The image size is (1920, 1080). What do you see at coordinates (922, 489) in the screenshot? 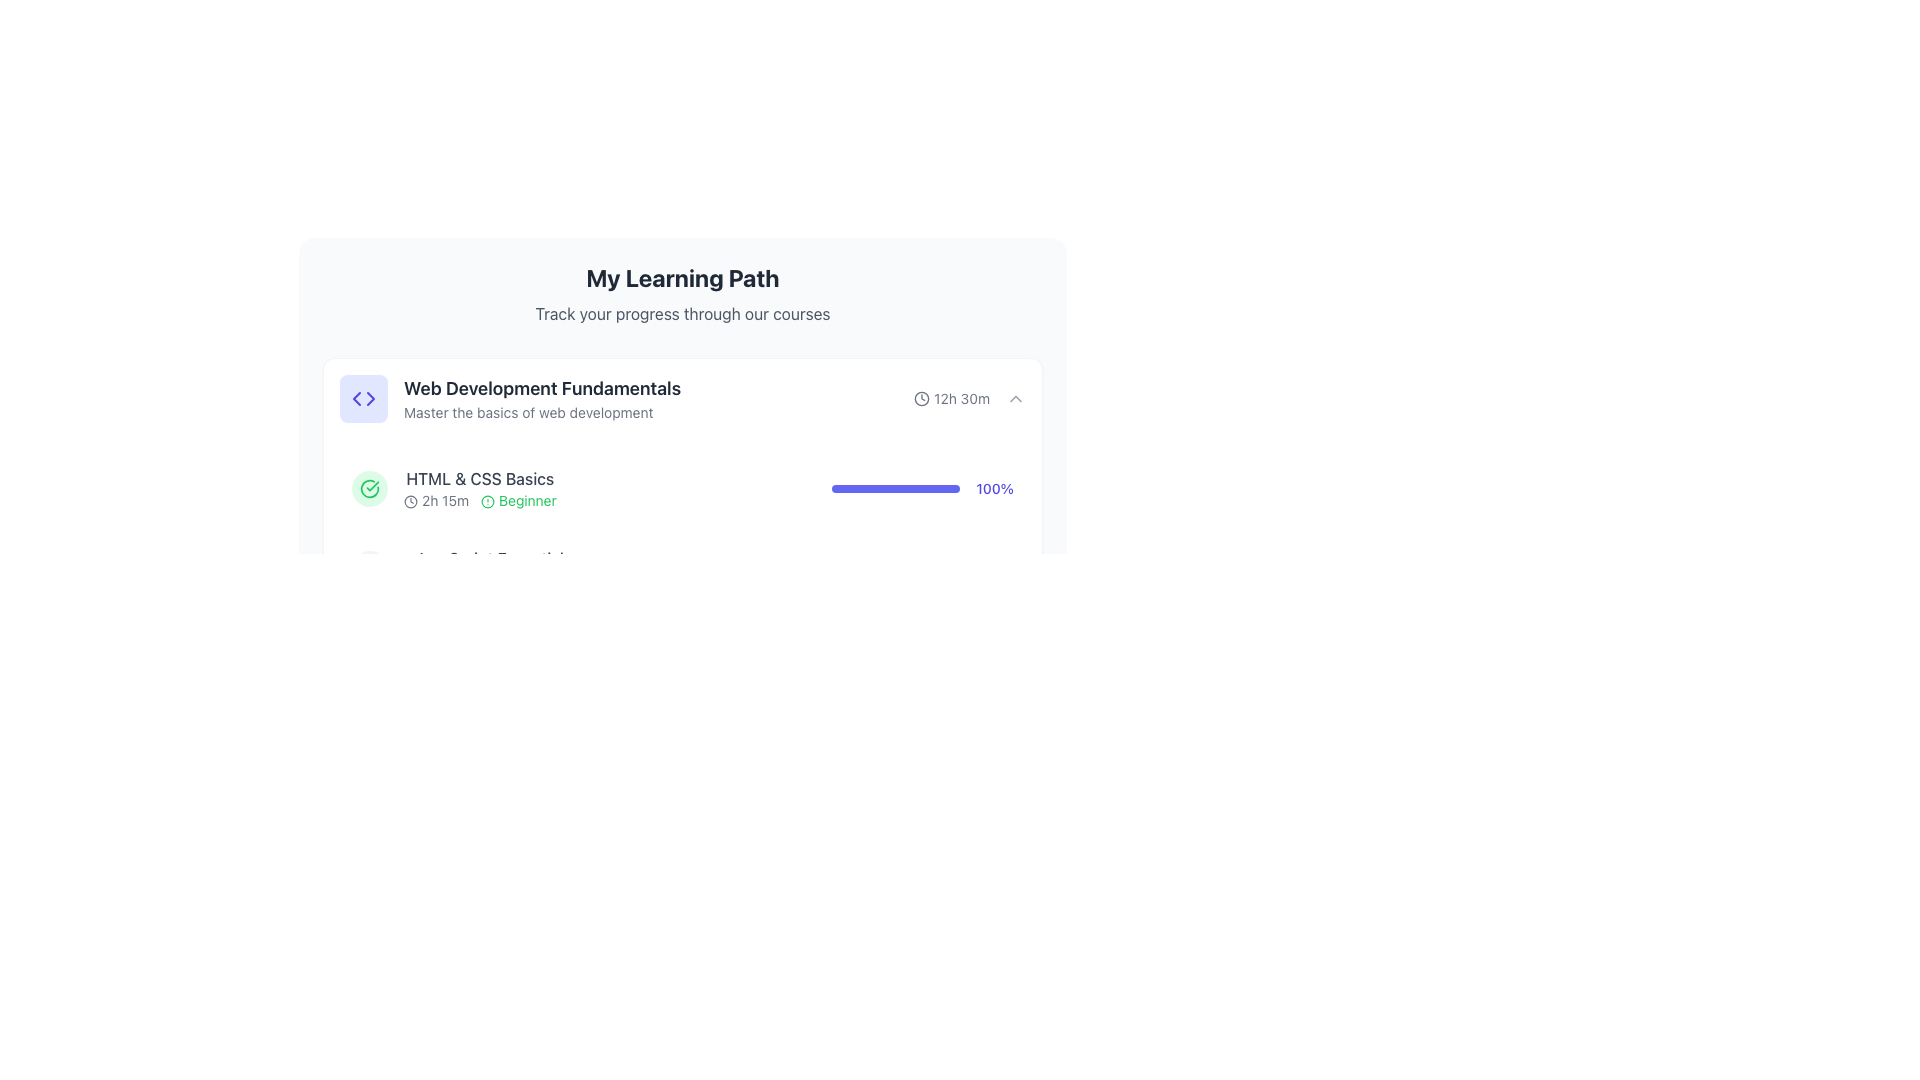
I see `the progress bar` at bounding box center [922, 489].